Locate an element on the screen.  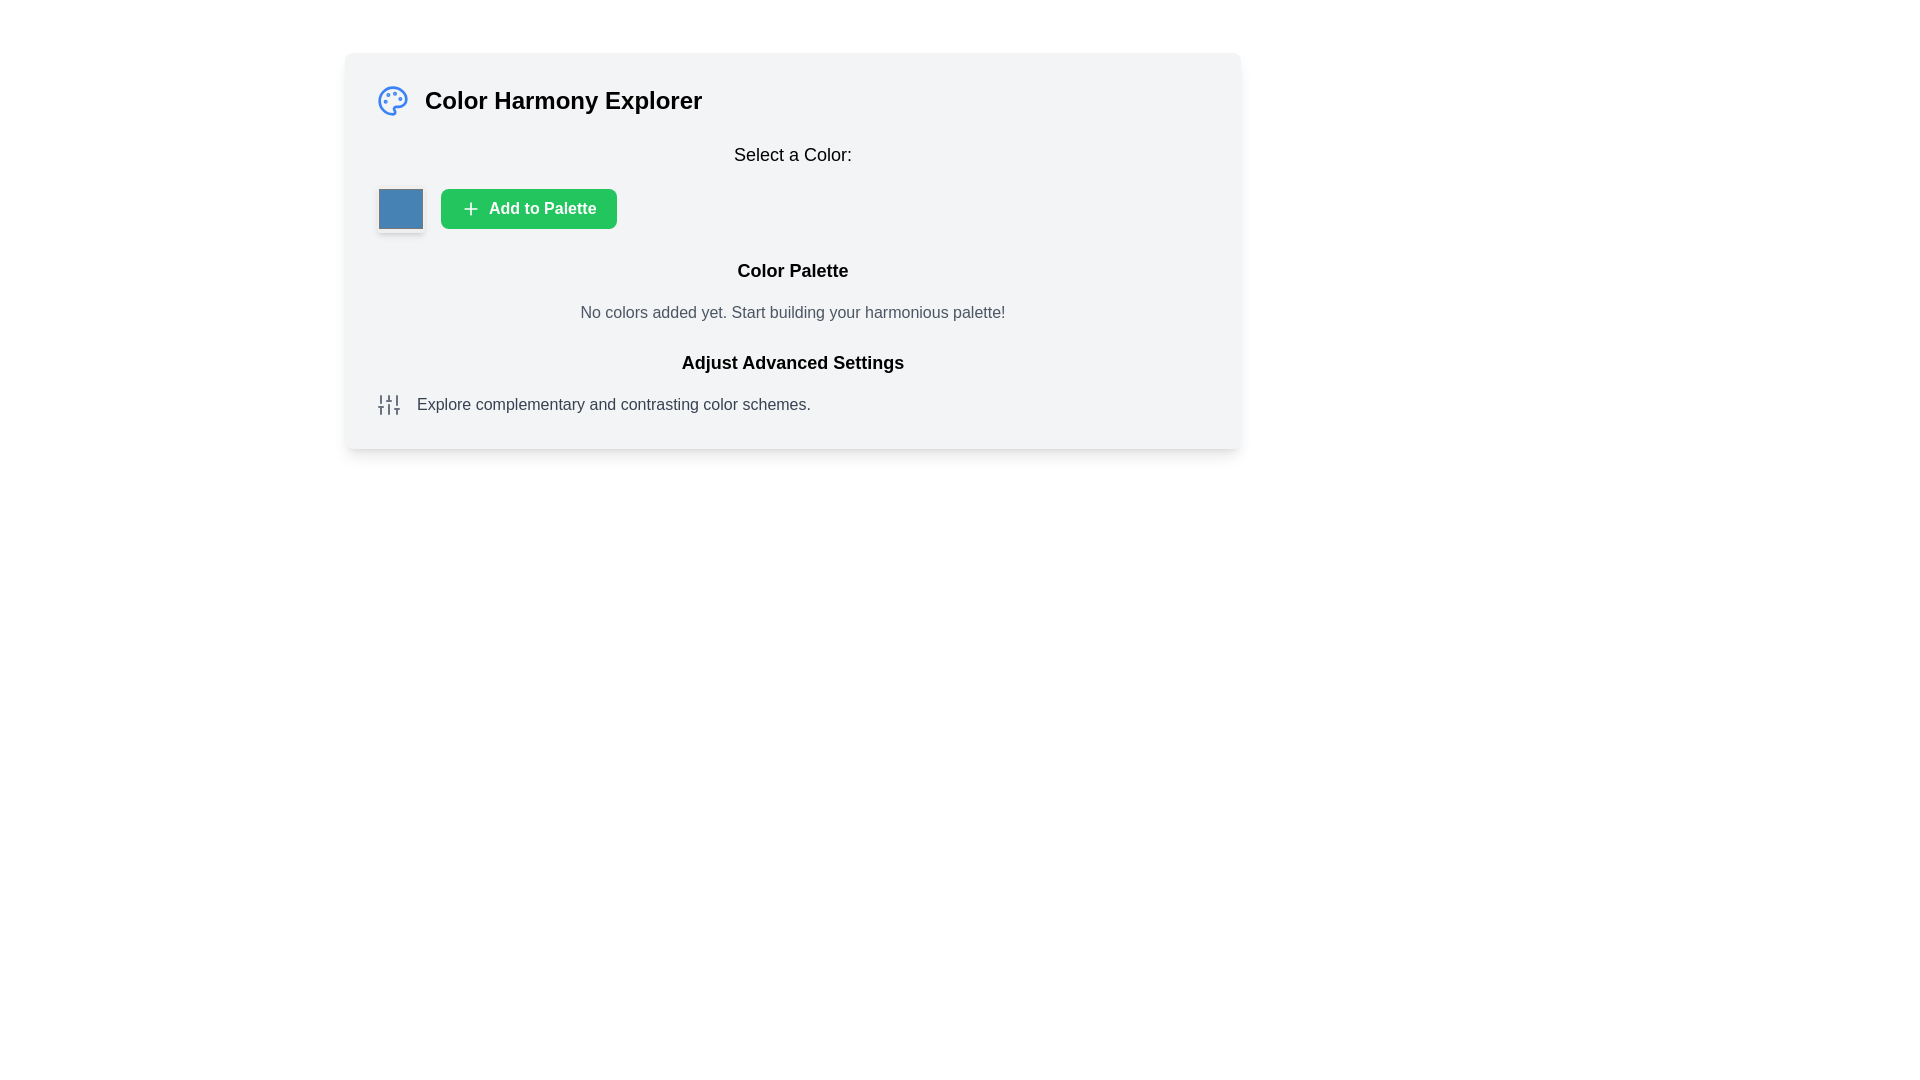
the button that allows users to add the selected color to their palette, located to the right of the blue square color display and slightly below the title 'Select a Color:' is located at coordinates (791, 208).